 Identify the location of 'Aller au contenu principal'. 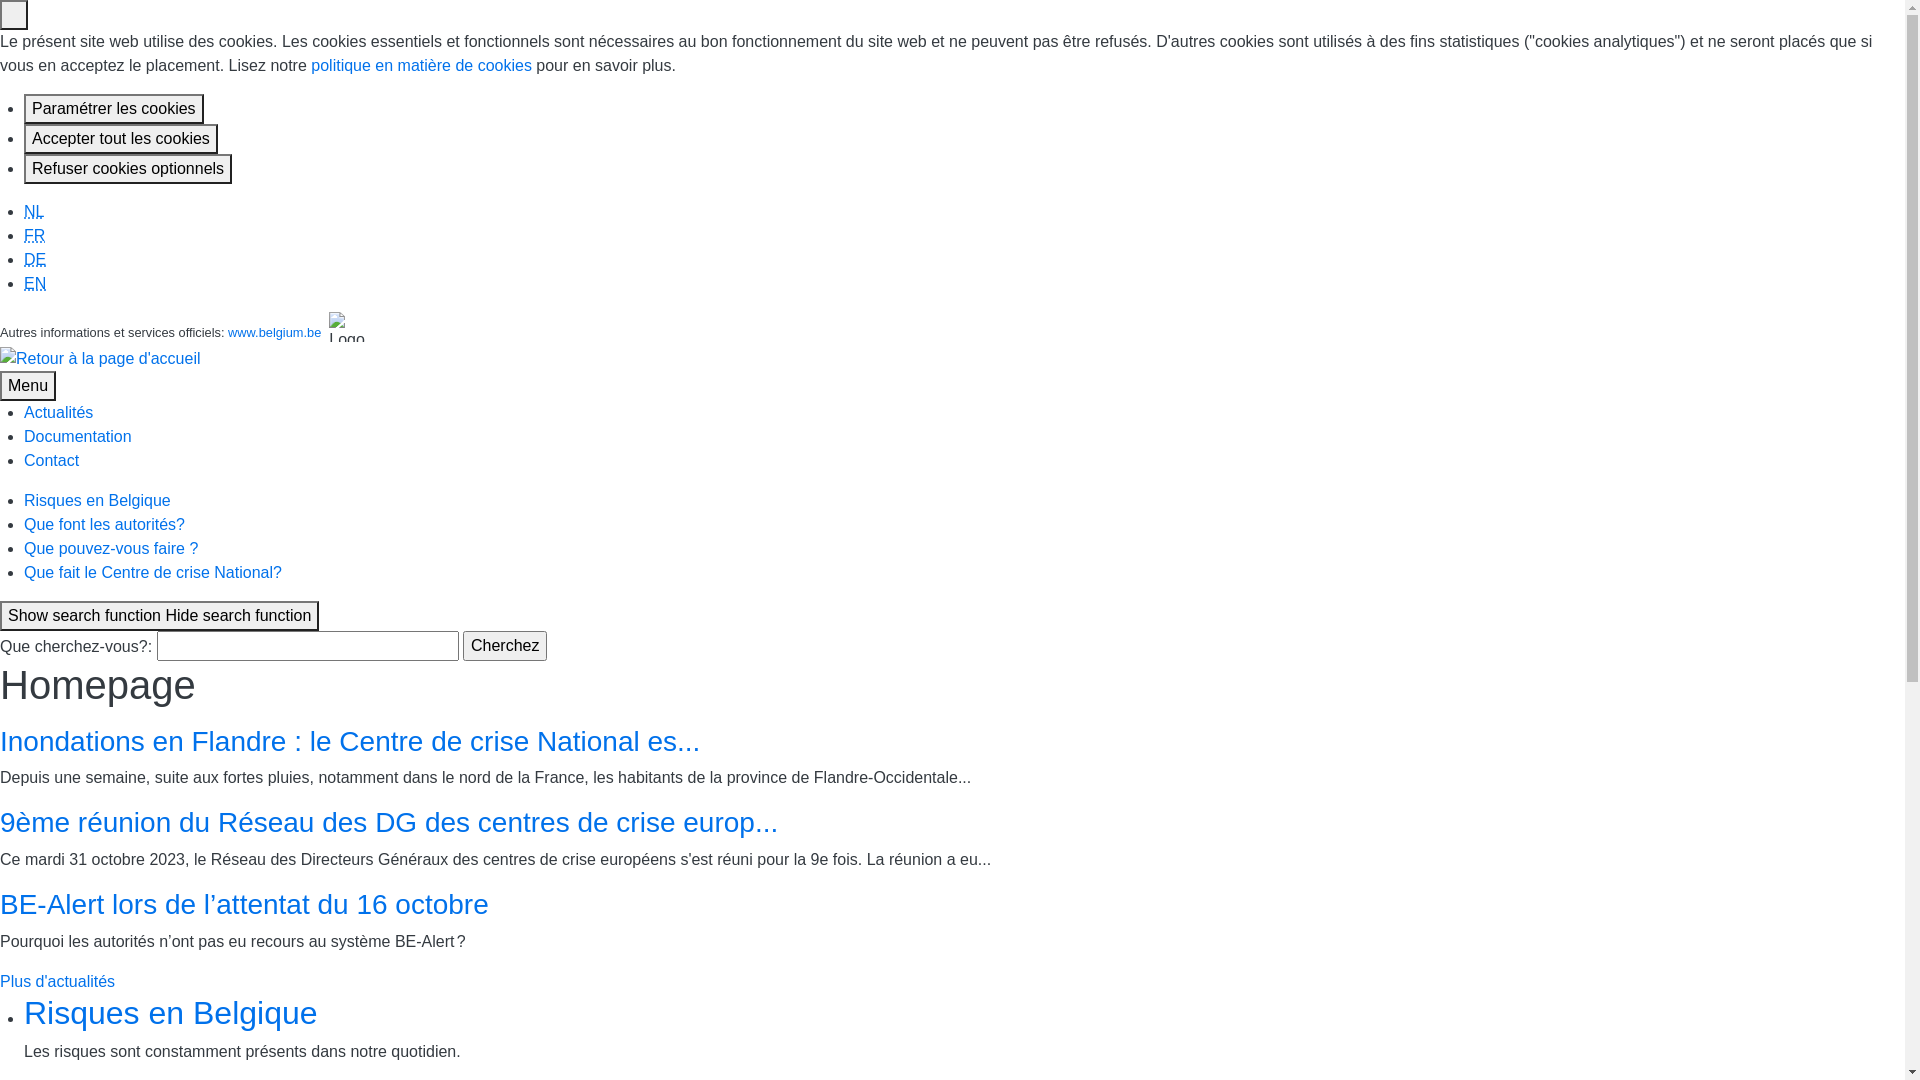
(0, 200).